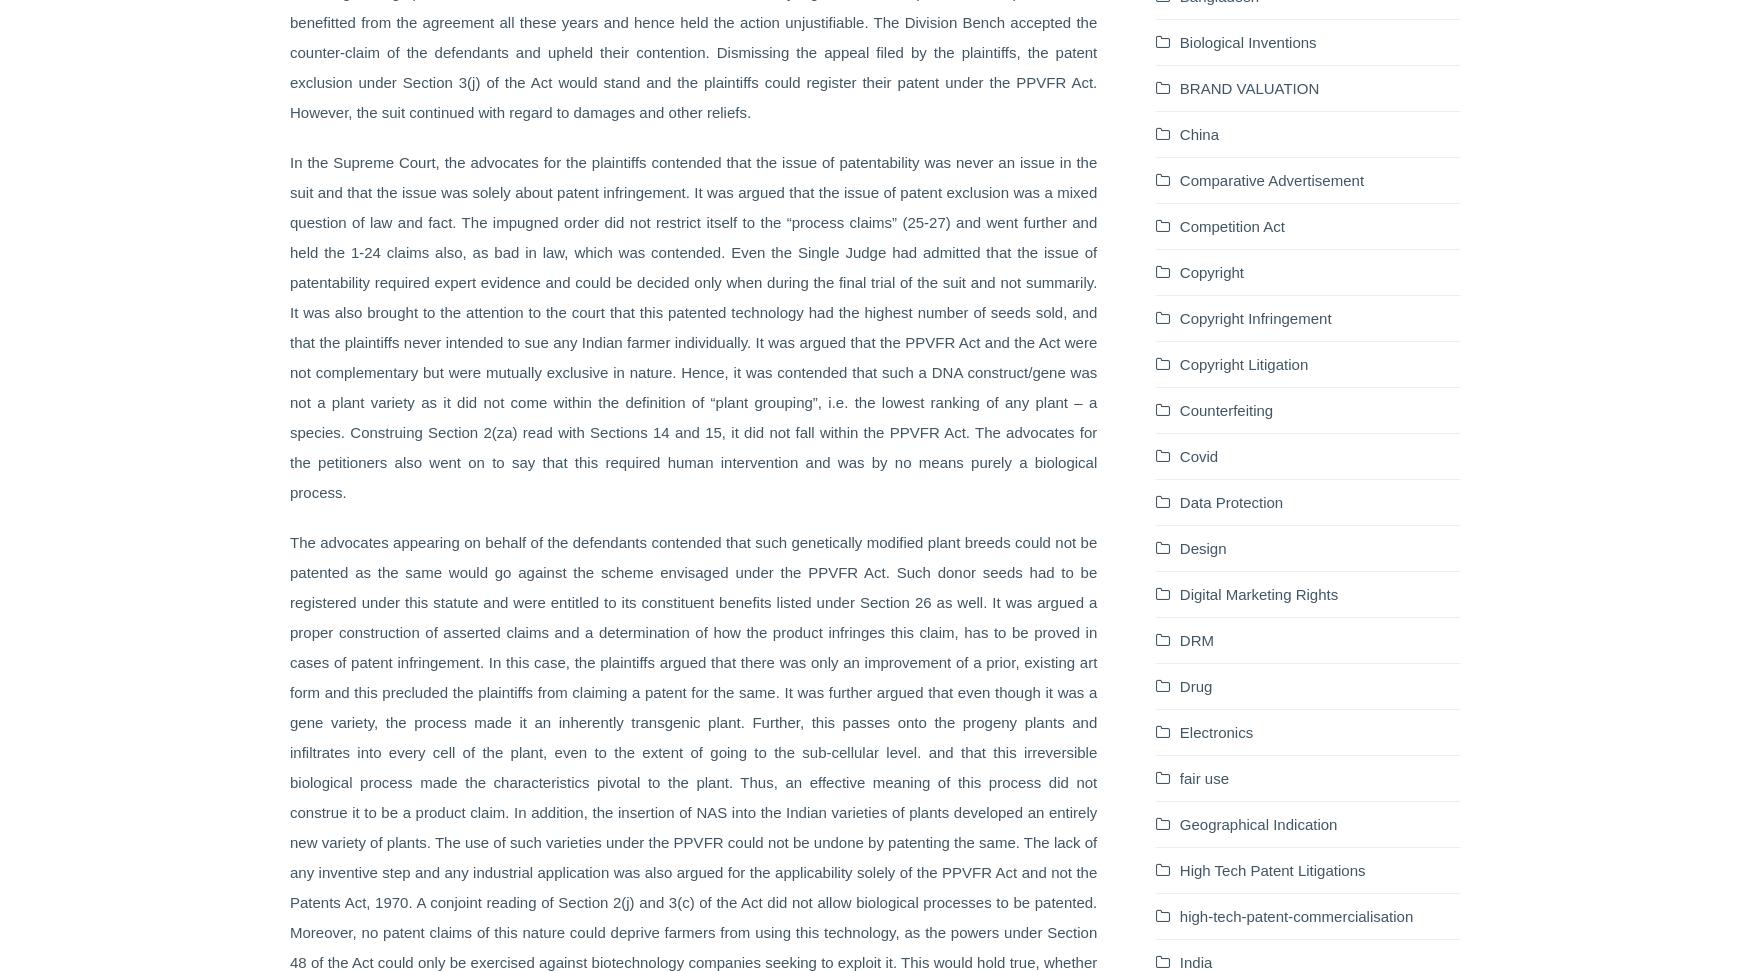  I want to click on 'Design', so click(1202, 547).